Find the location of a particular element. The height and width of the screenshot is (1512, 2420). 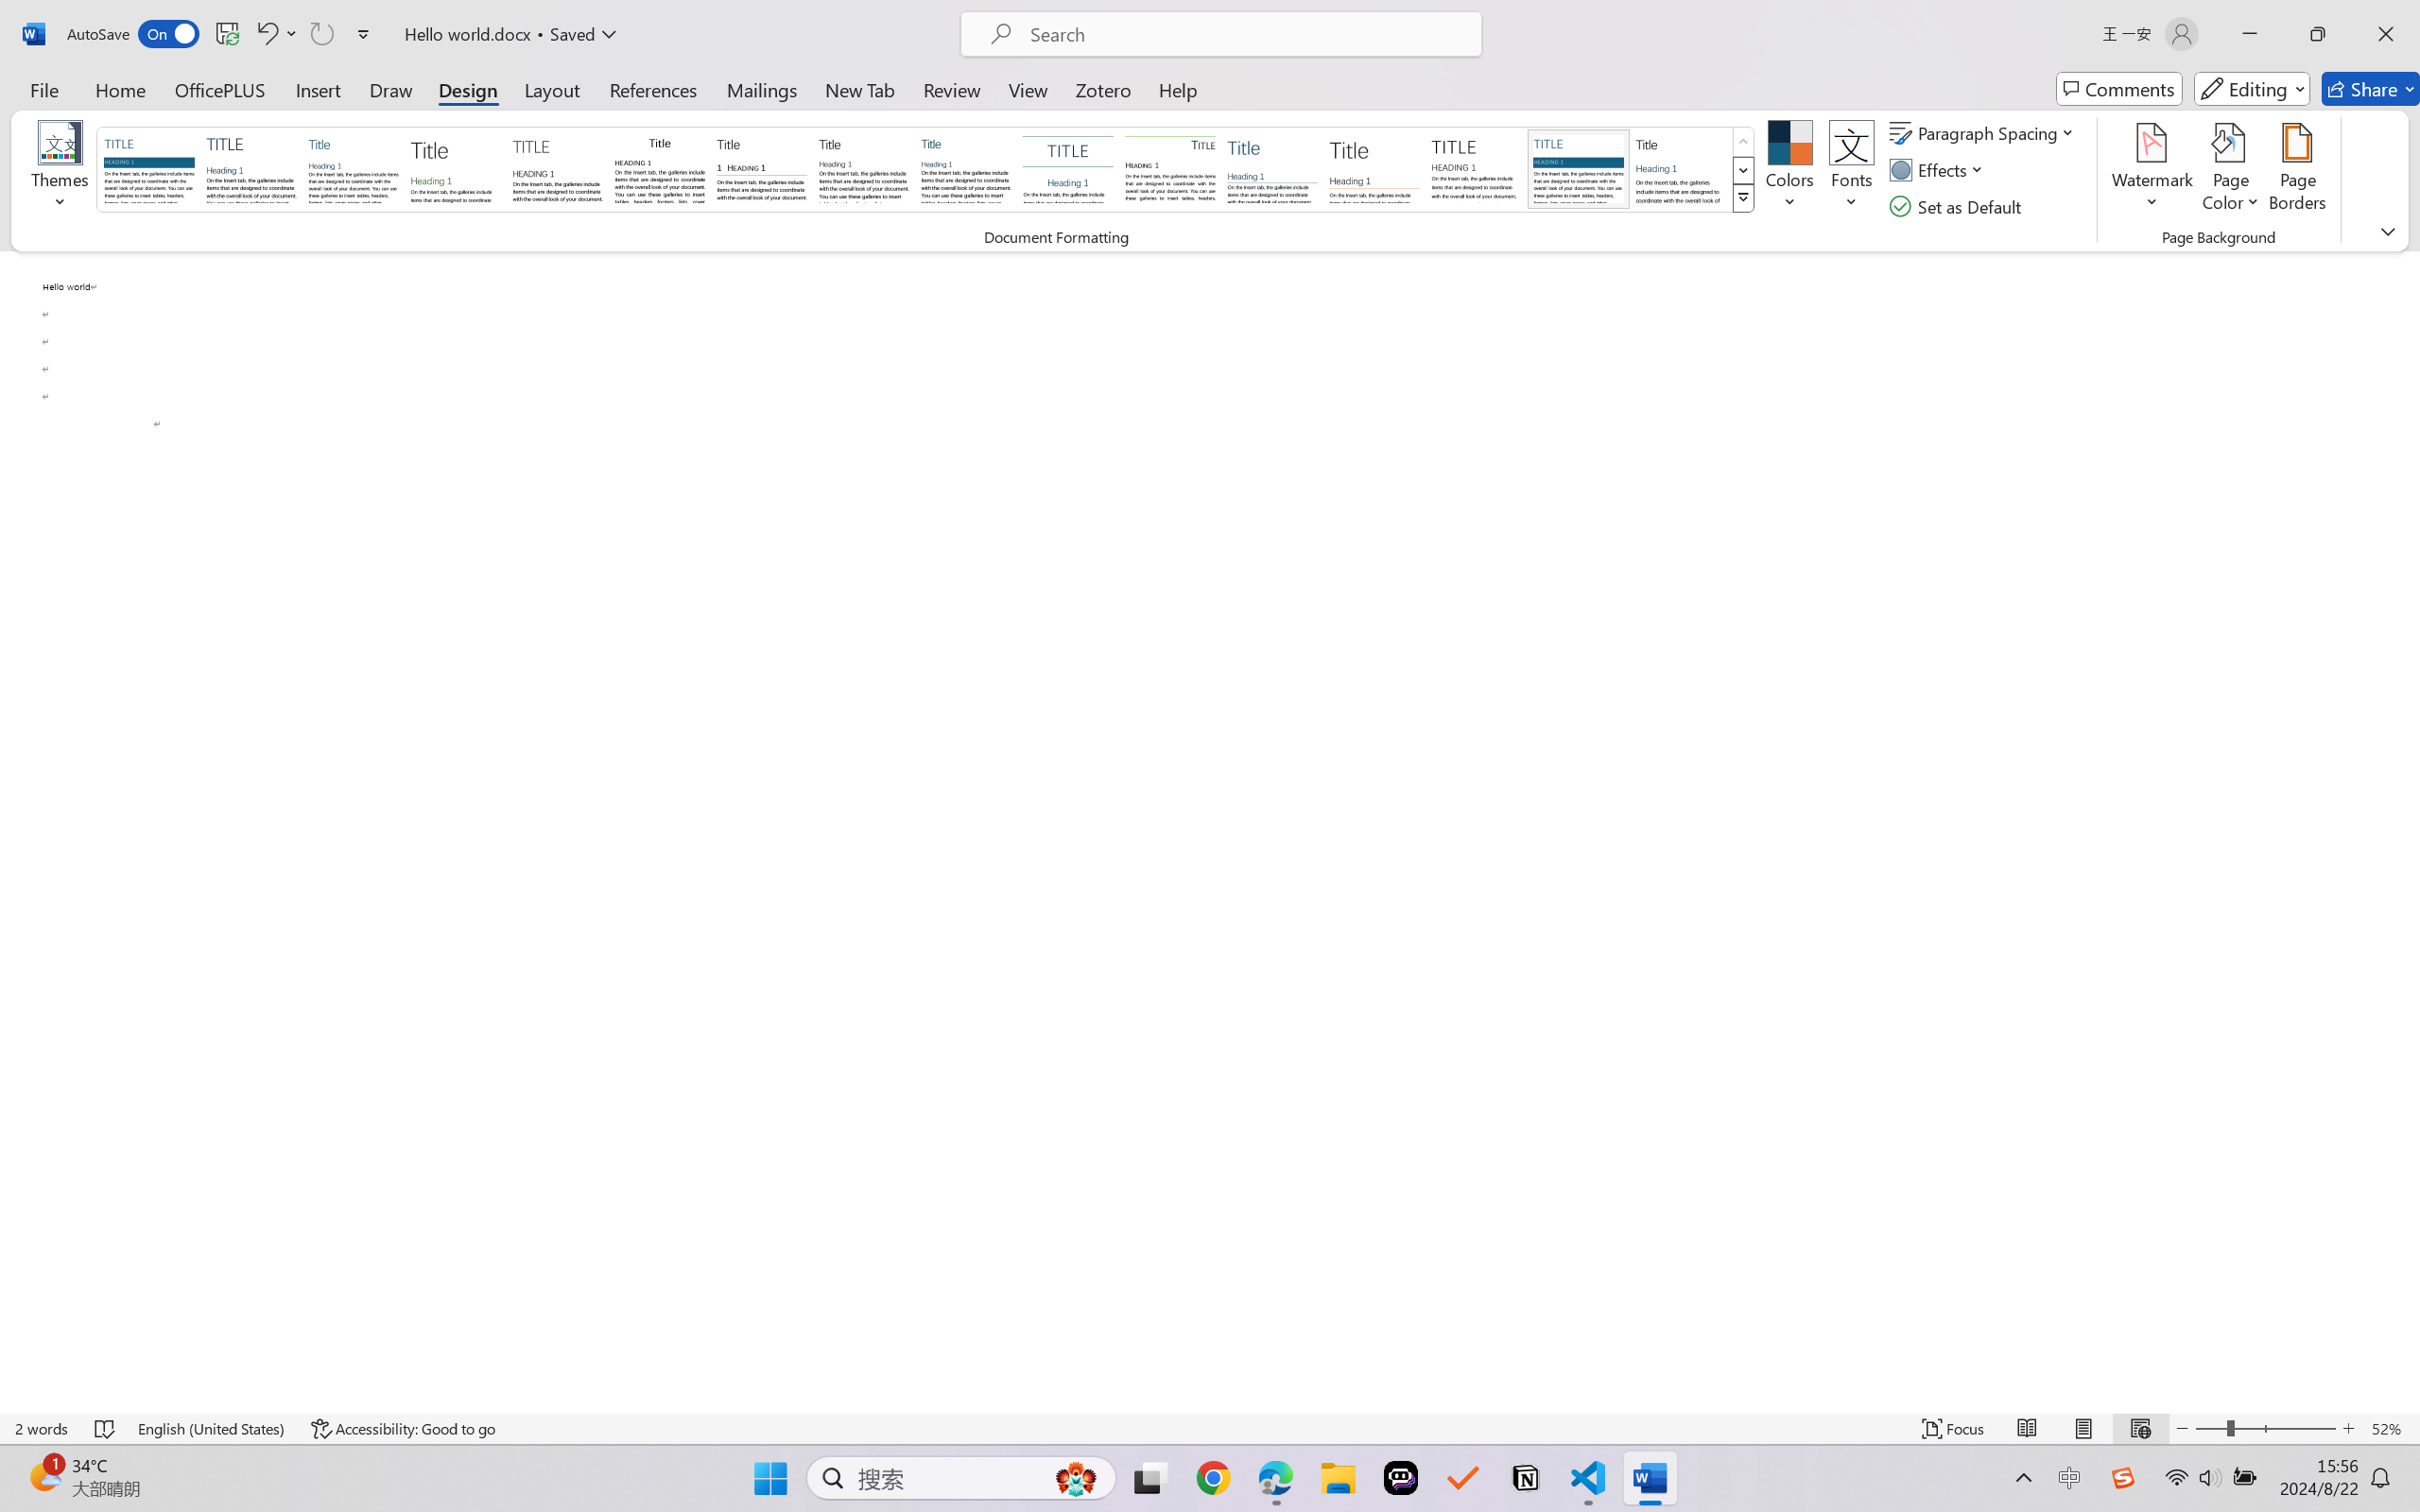

'Spelling and Grammar Check No Errors' is located at coordinates (105, 1428).